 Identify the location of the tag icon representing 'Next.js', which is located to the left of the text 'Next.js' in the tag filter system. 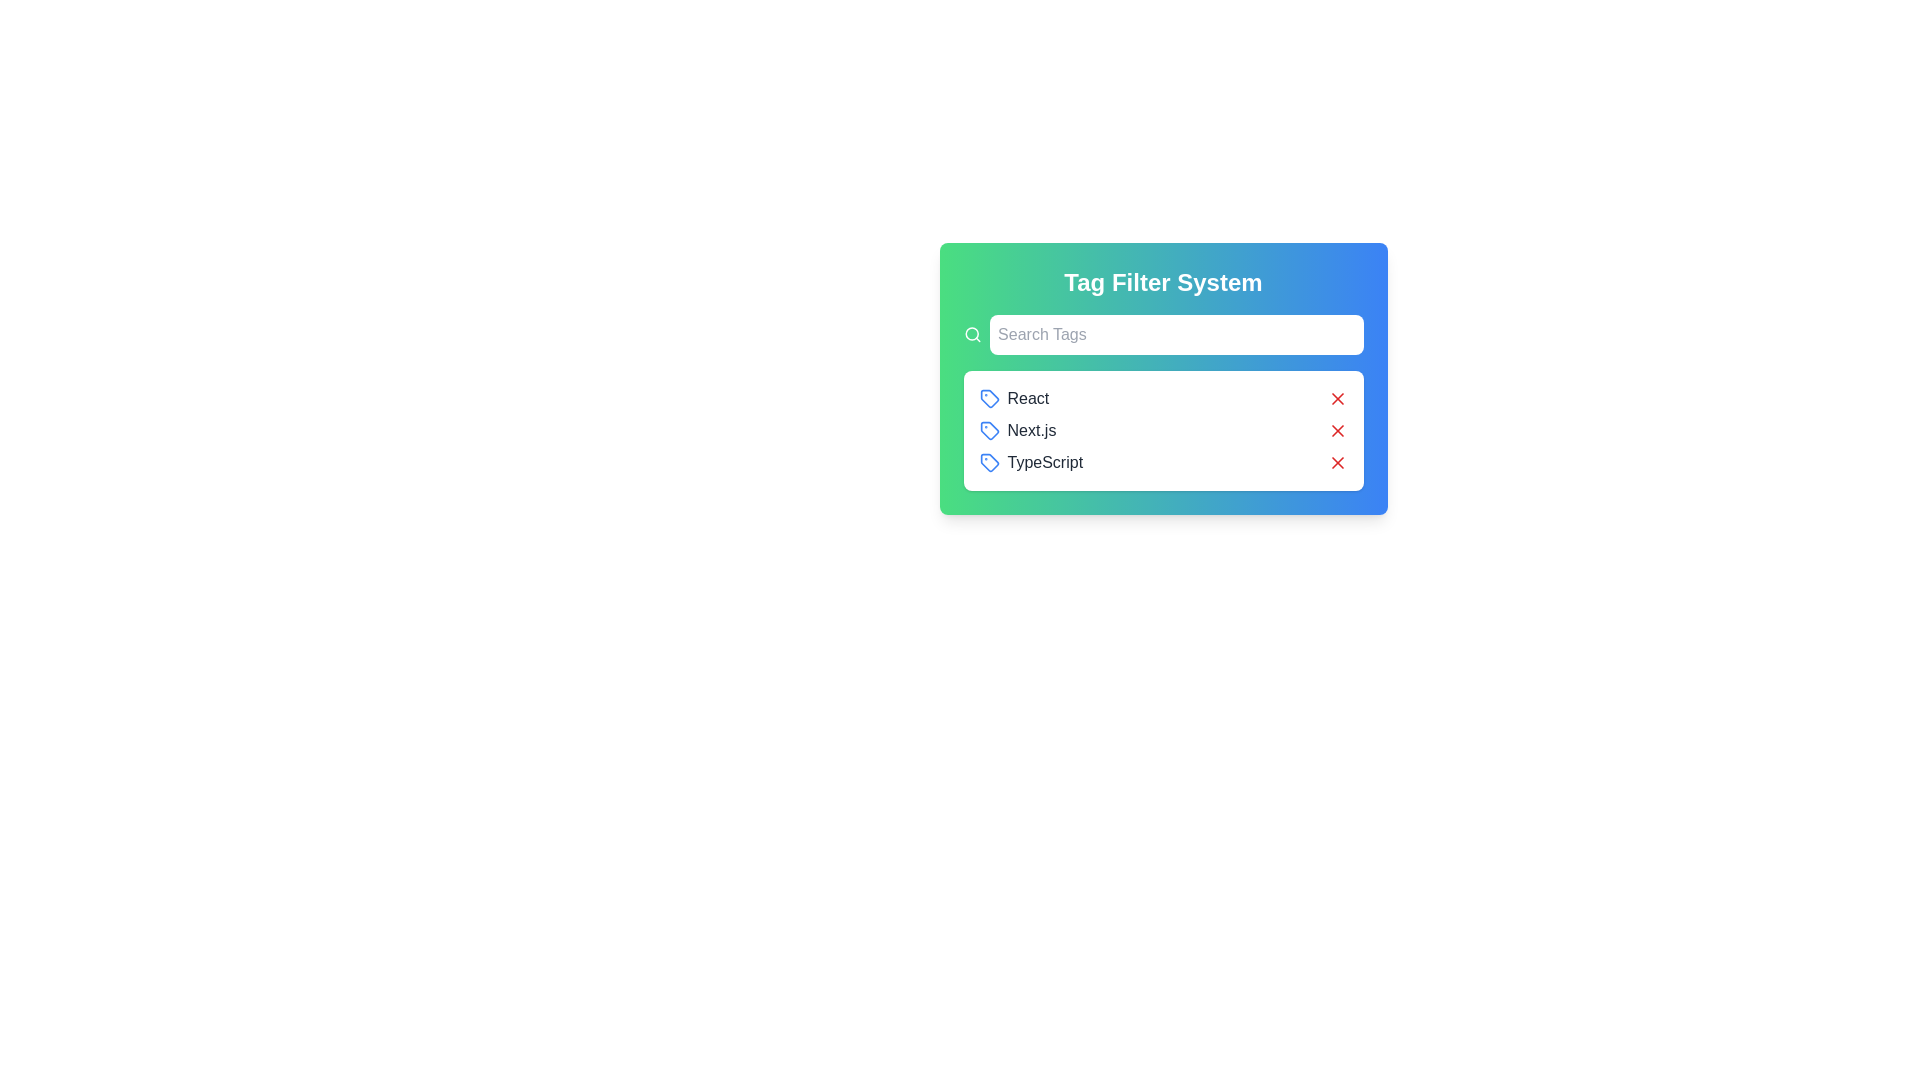
(989, 430).